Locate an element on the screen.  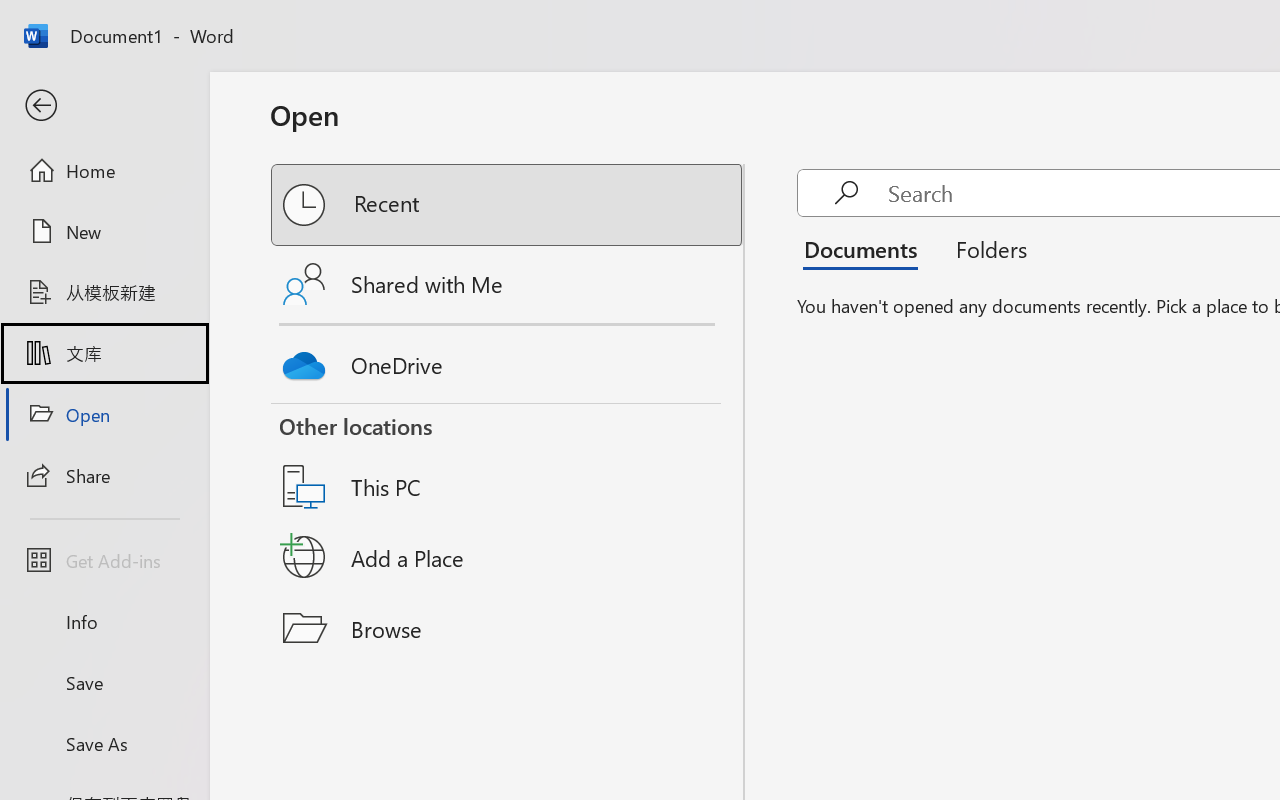
'This PC' is located at coordinates (508, 460).